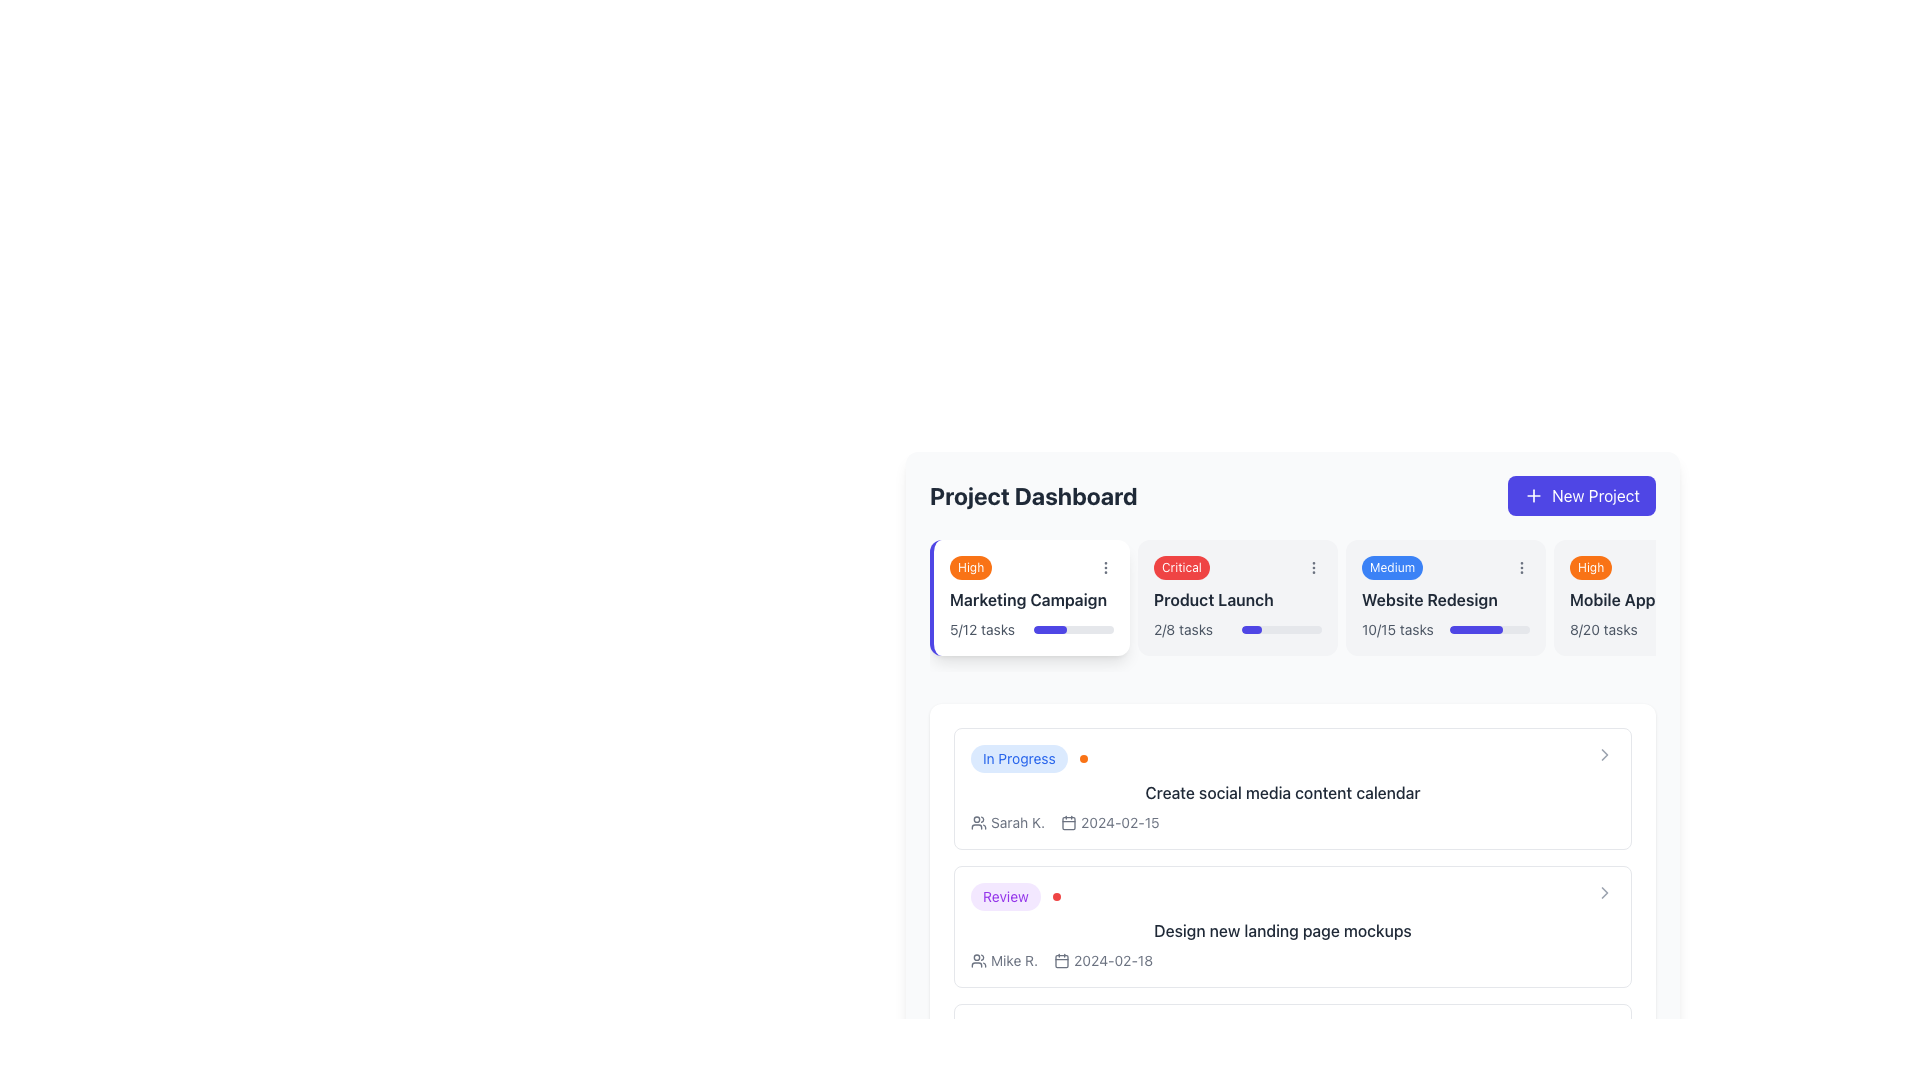  What do you see at coordinates (1391, 567) in the screenshot?
I see `the content of the status indicator label located at the top-right corner of the 'Website Redesign' card, next to the ellipsis menu icon` at bounding box center [1391, 567].